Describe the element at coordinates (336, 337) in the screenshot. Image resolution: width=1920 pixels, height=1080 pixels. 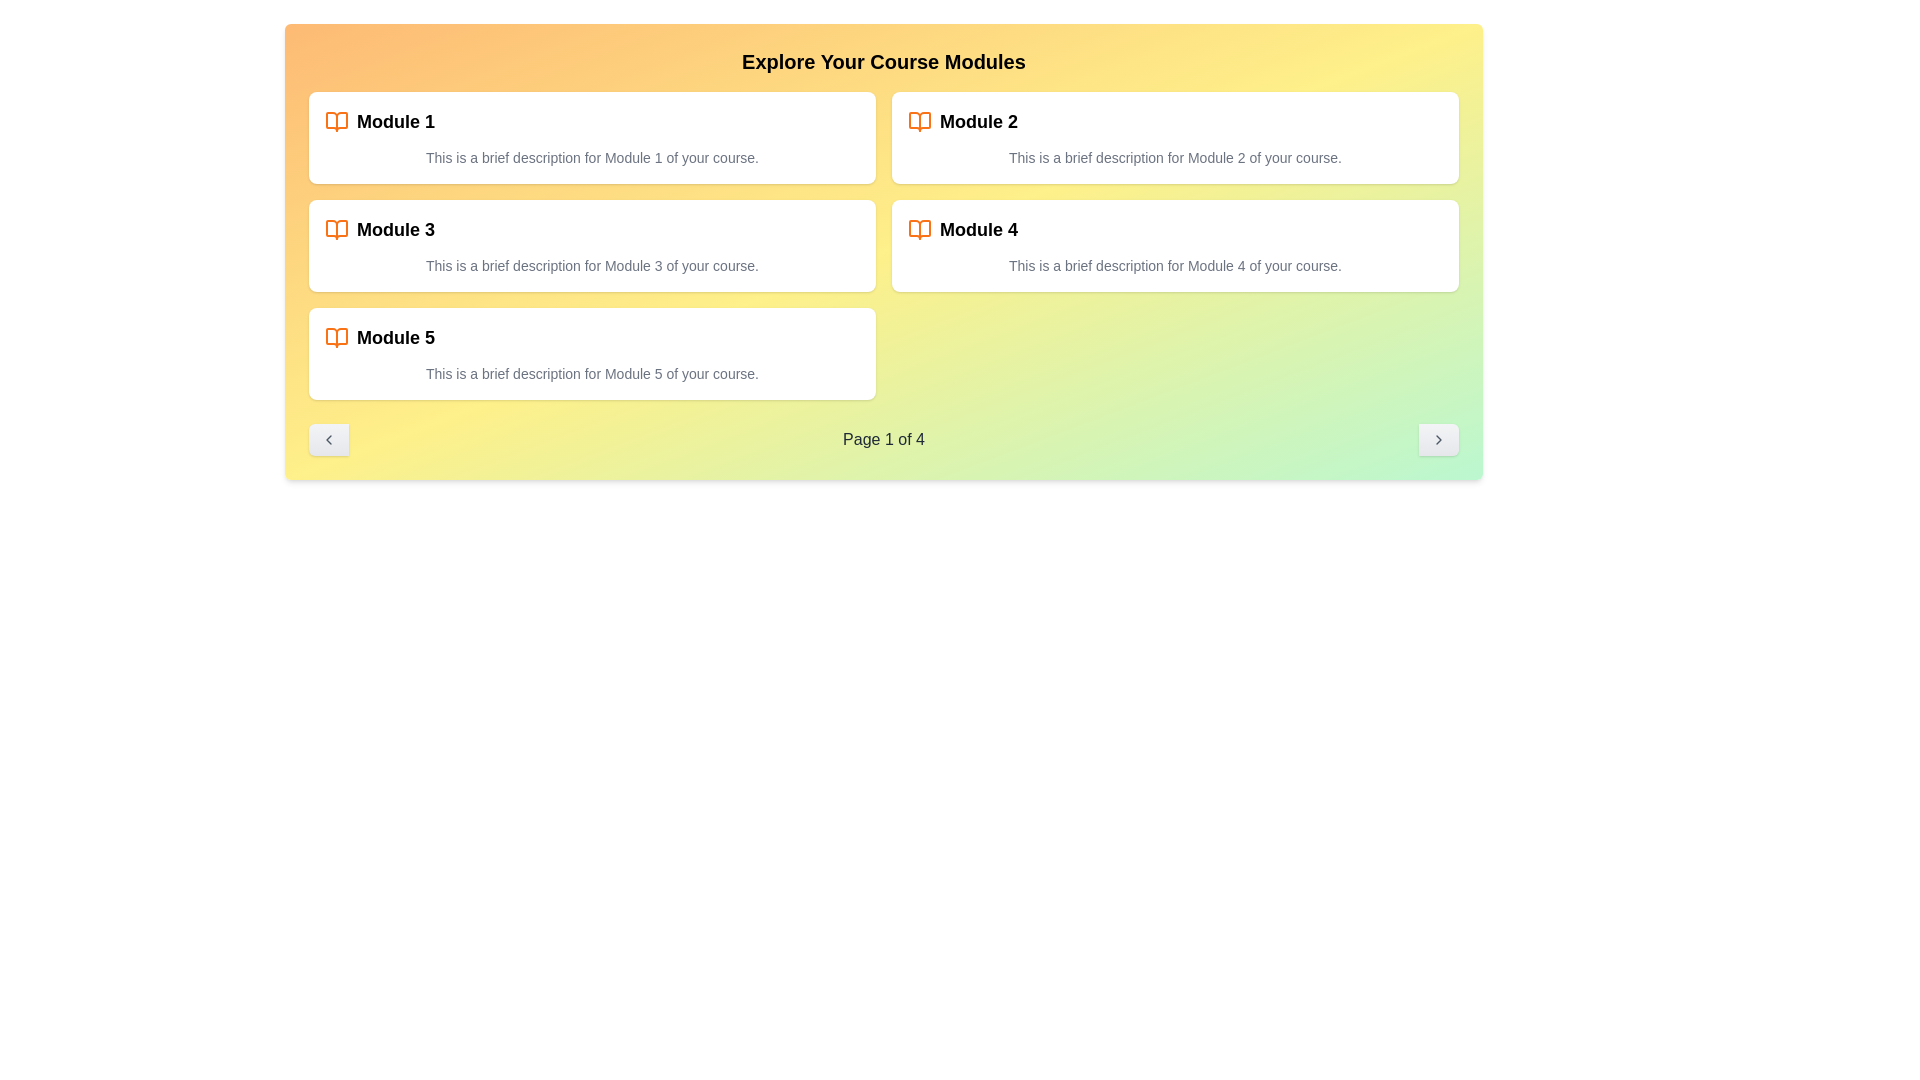
I see `the decorative icon representing Module 5 located beside the label 'Module 5' in the bottom-right card of the visible grid` at that location.